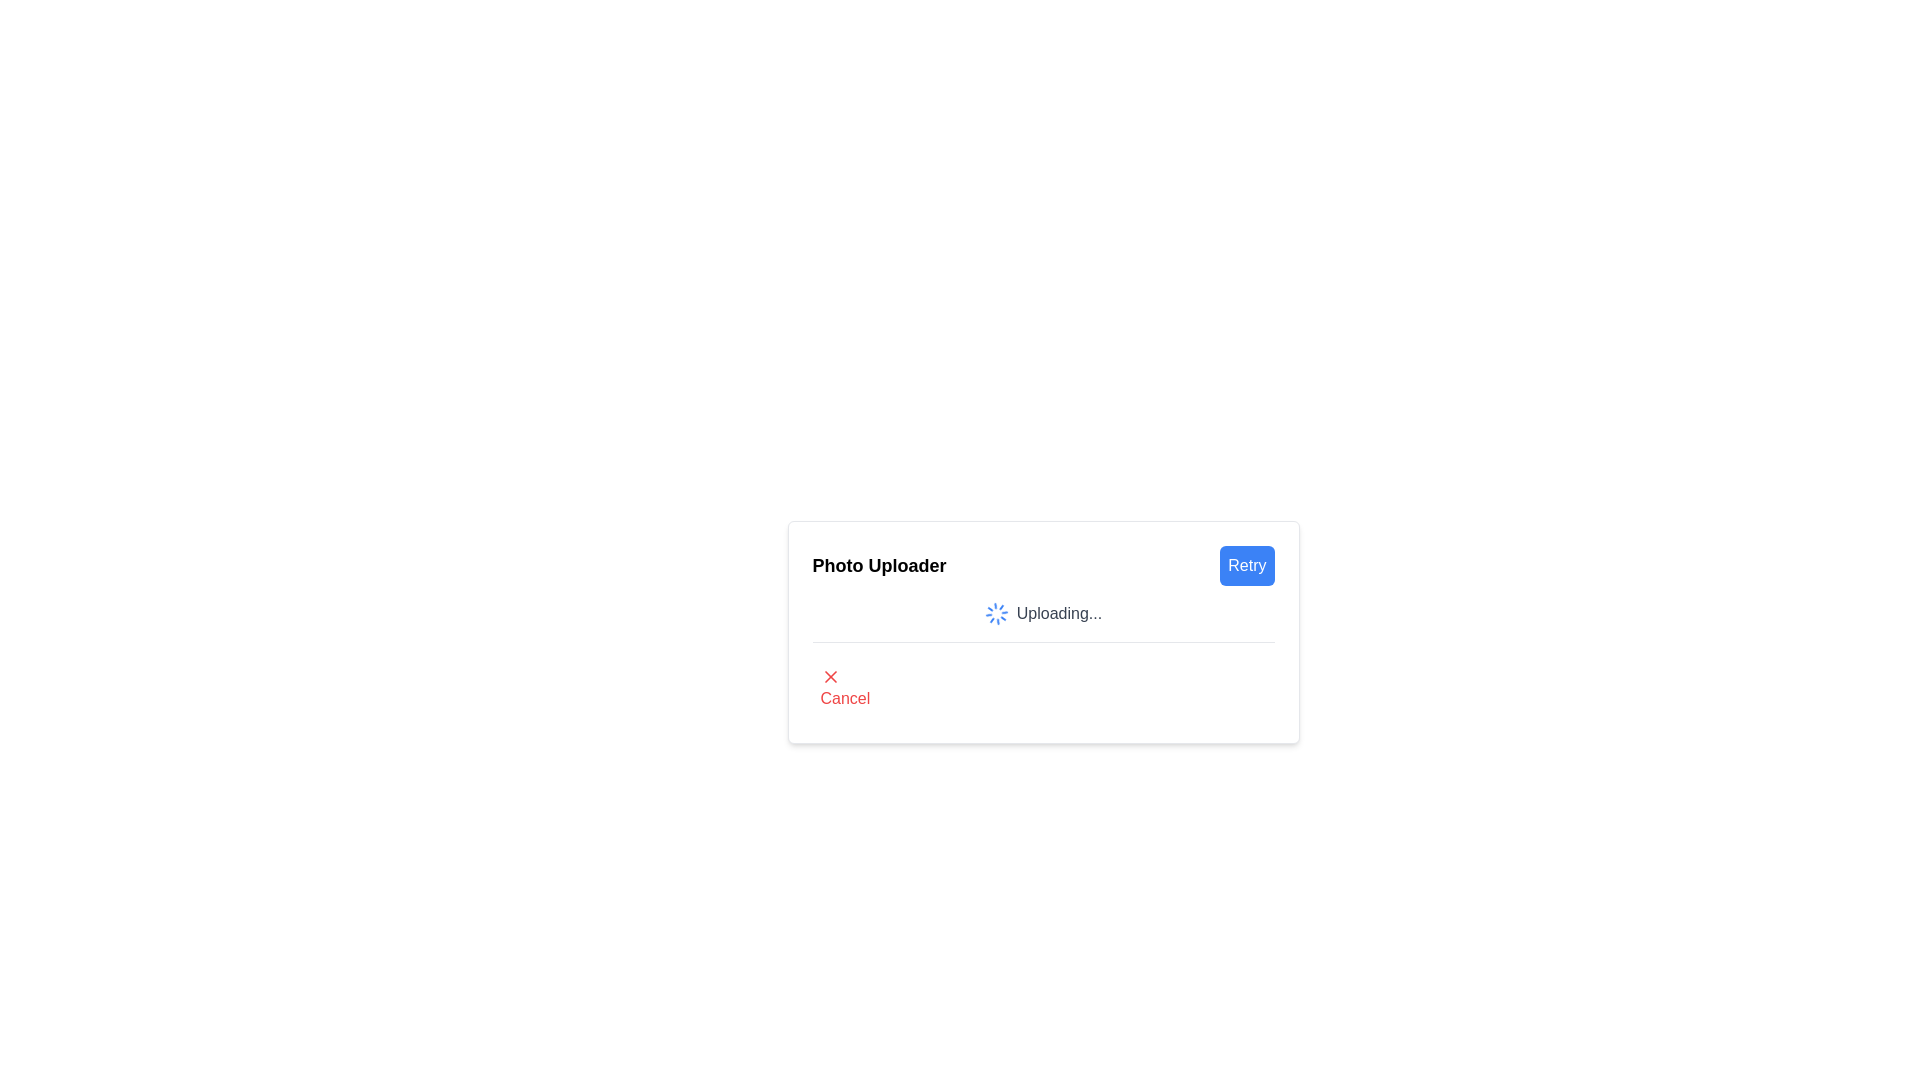 Image resolution: width=1920 pixels, height=1080 pixels. I want to click on the red cross icon within the cancel button located at the bottom-left area of the interface, so click(830, 676).